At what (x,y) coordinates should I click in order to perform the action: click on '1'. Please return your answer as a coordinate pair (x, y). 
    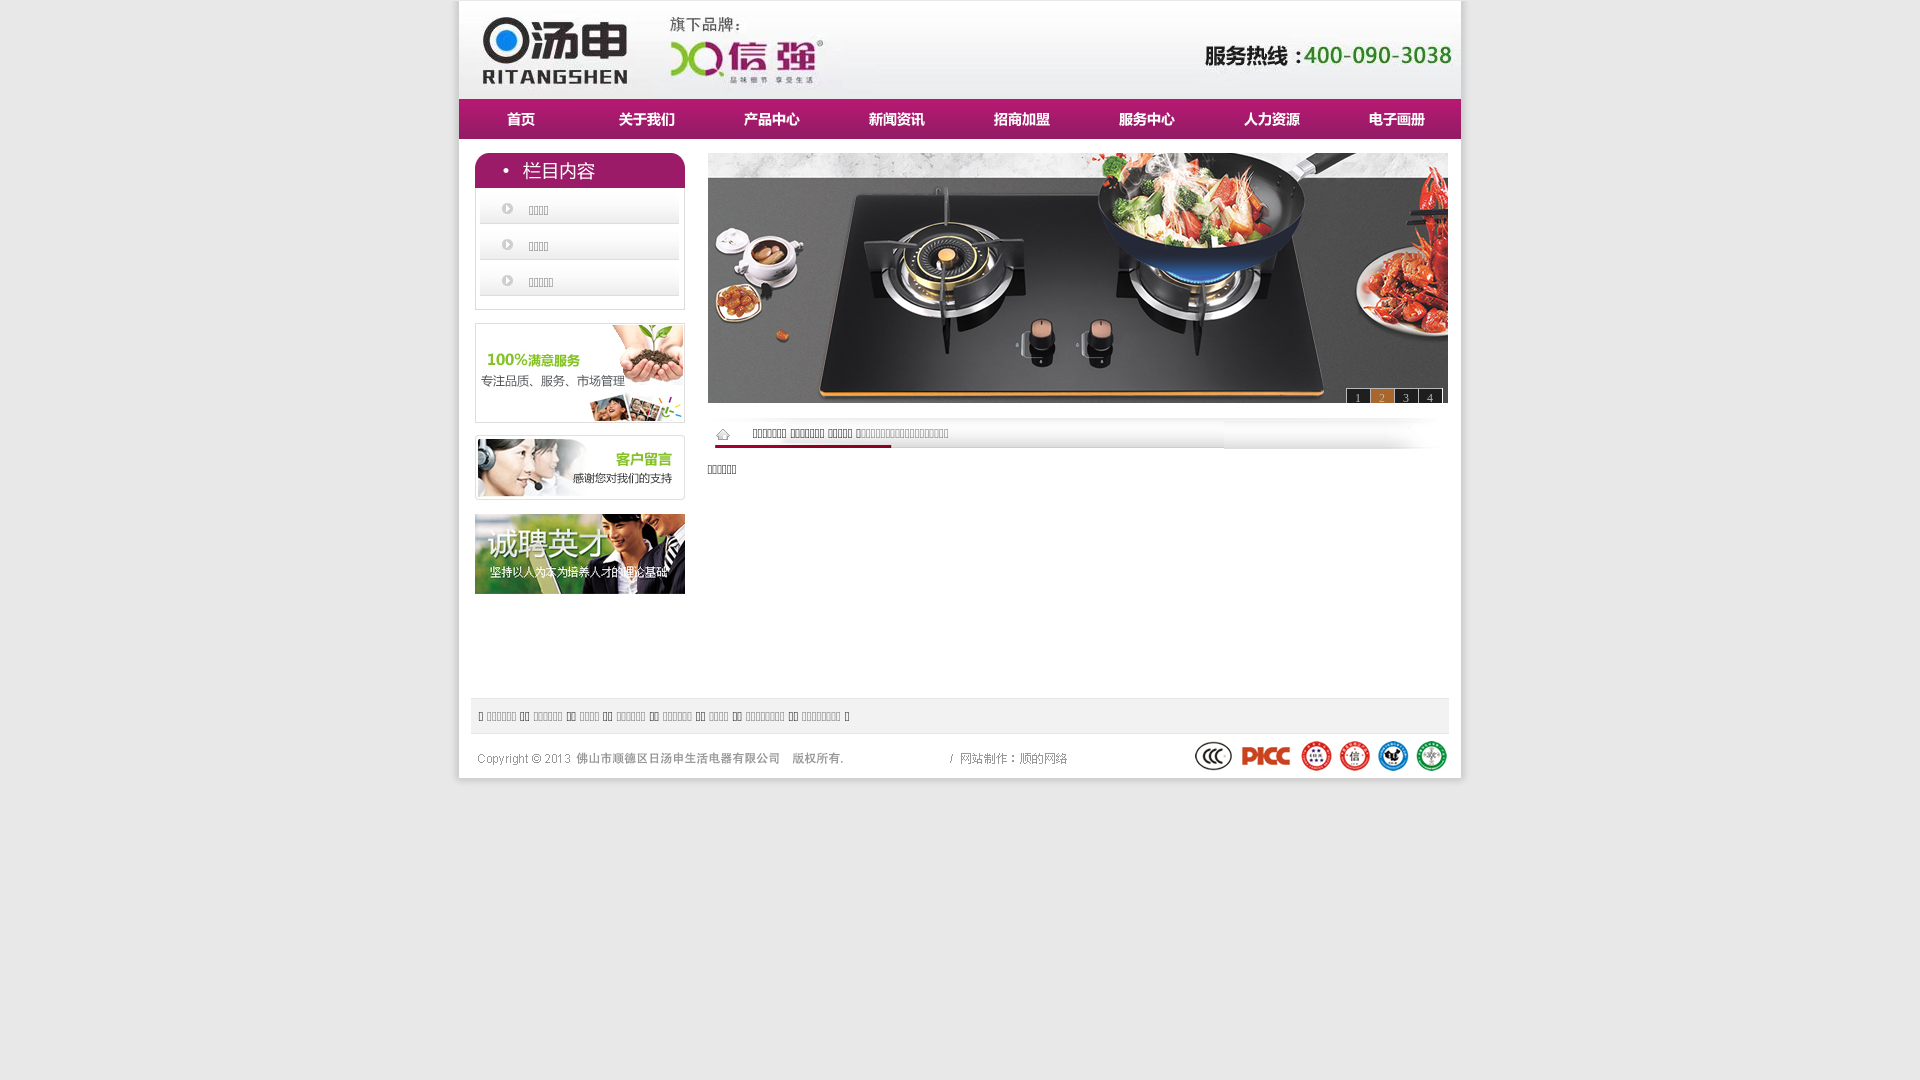
    Looking at the image, I should click on (1358, 397).